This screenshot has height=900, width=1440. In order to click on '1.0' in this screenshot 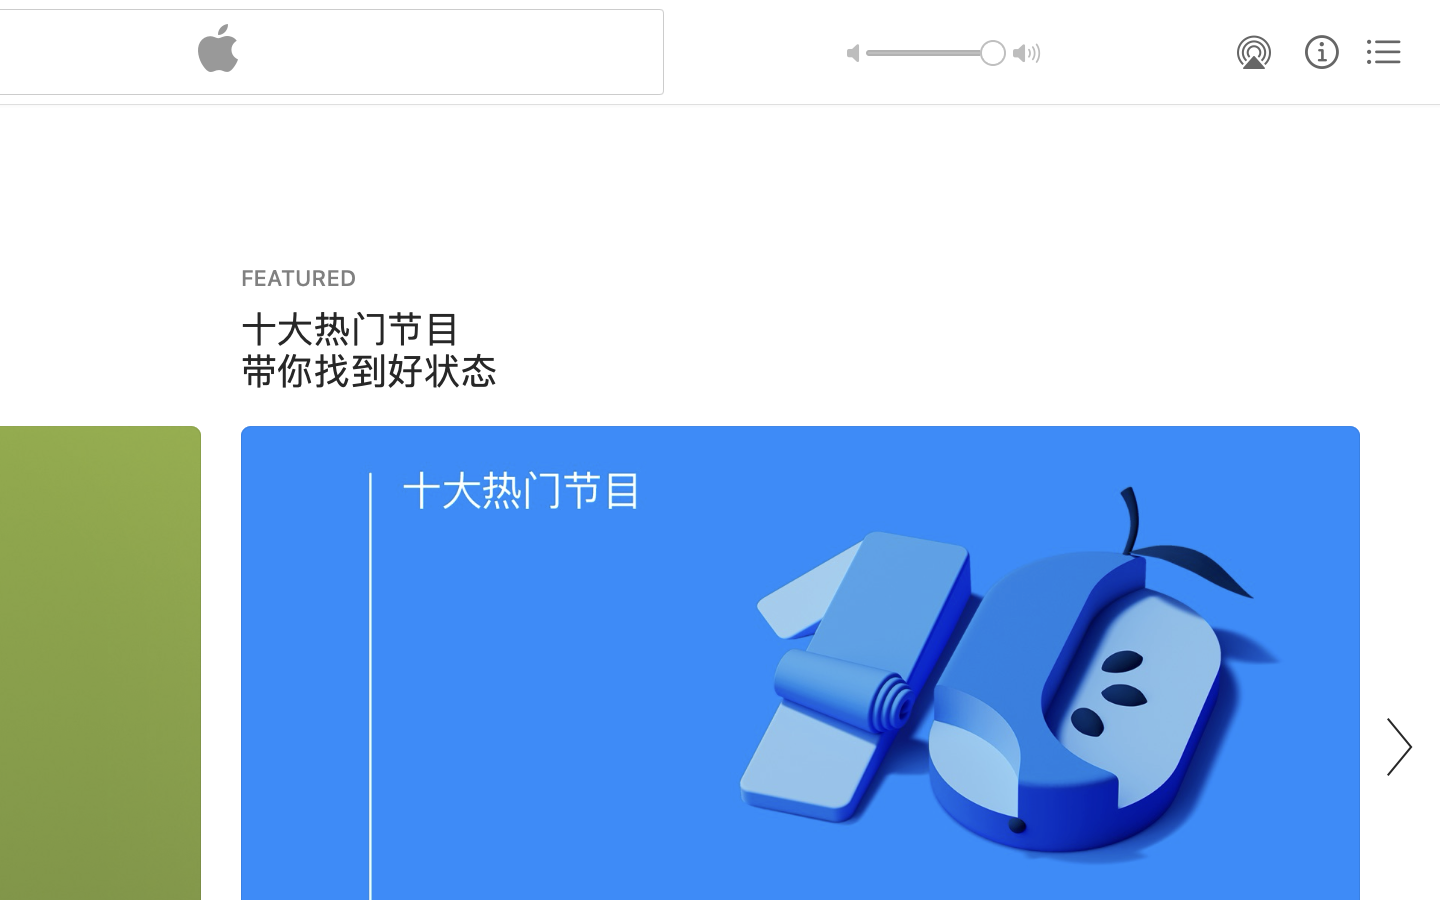, I will do `click(936, 52)`.